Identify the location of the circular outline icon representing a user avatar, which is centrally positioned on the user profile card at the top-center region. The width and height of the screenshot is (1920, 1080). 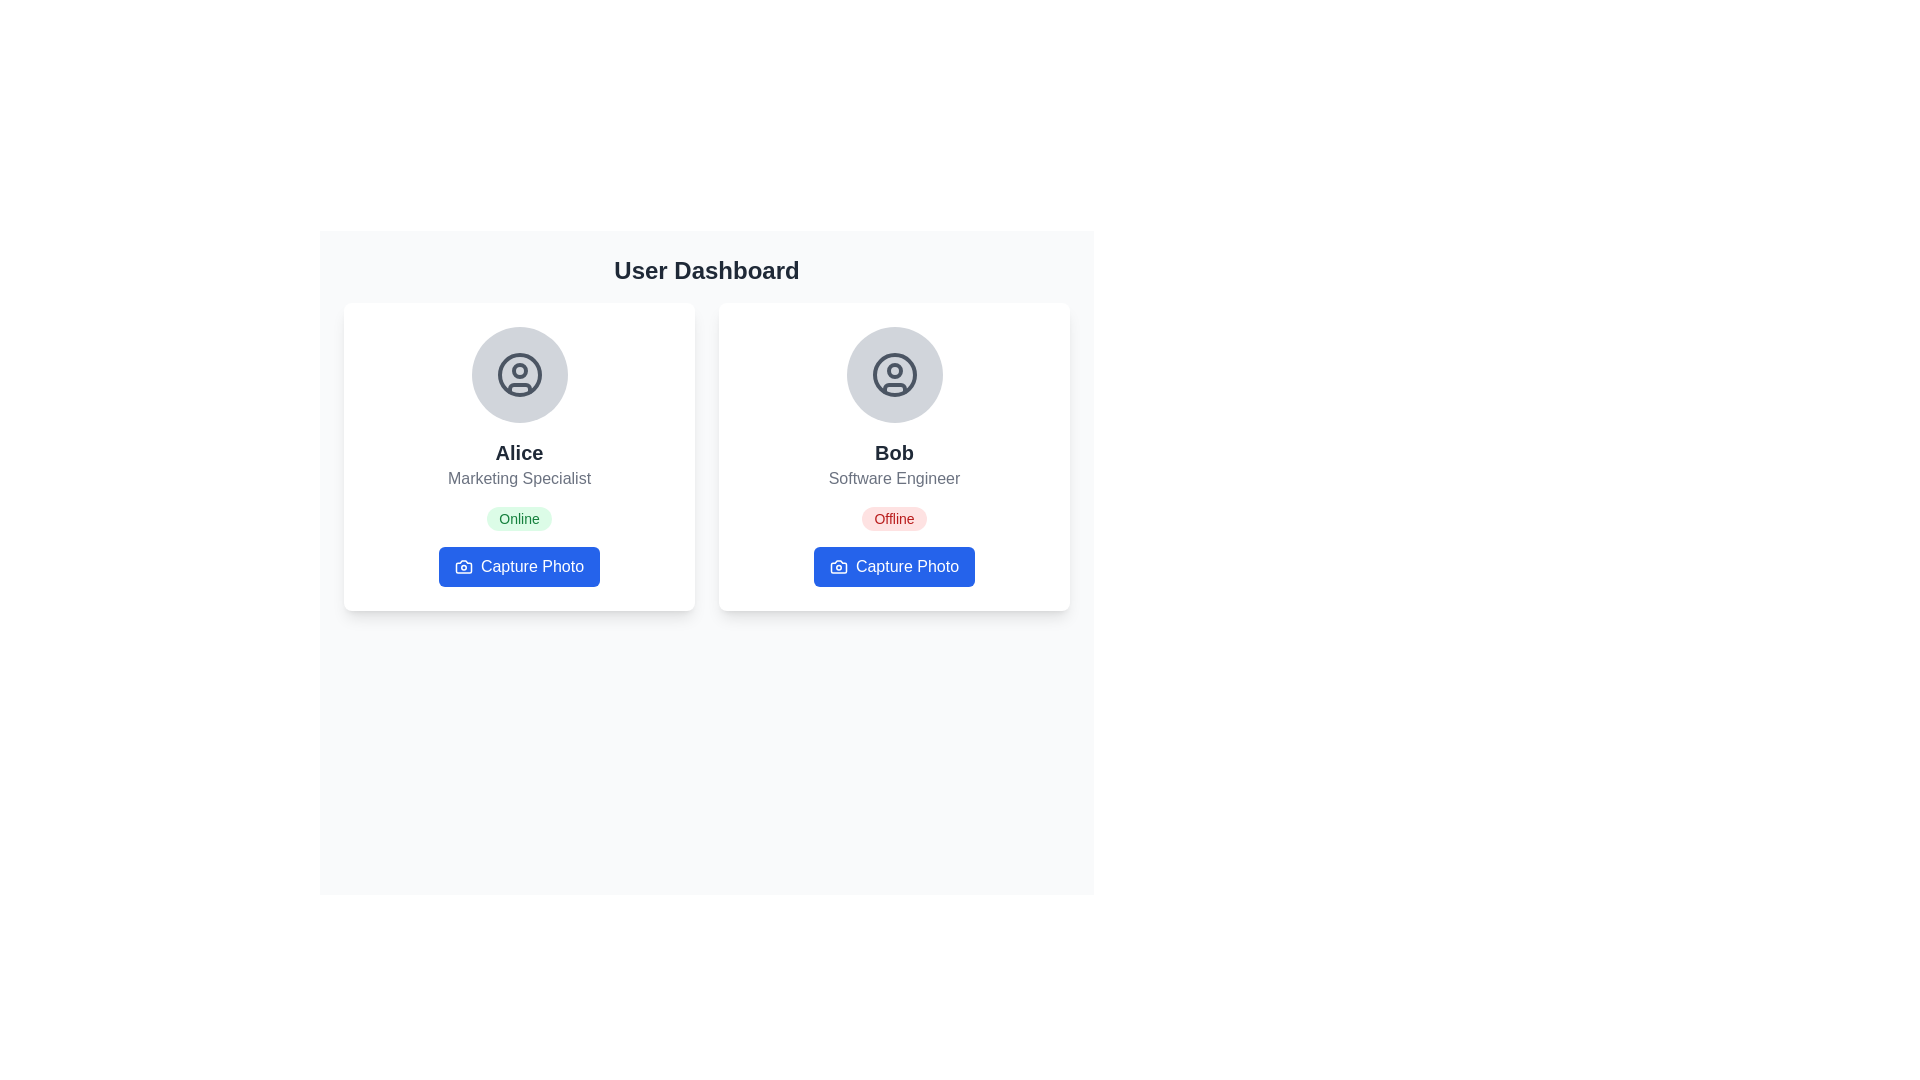
(519, 374).